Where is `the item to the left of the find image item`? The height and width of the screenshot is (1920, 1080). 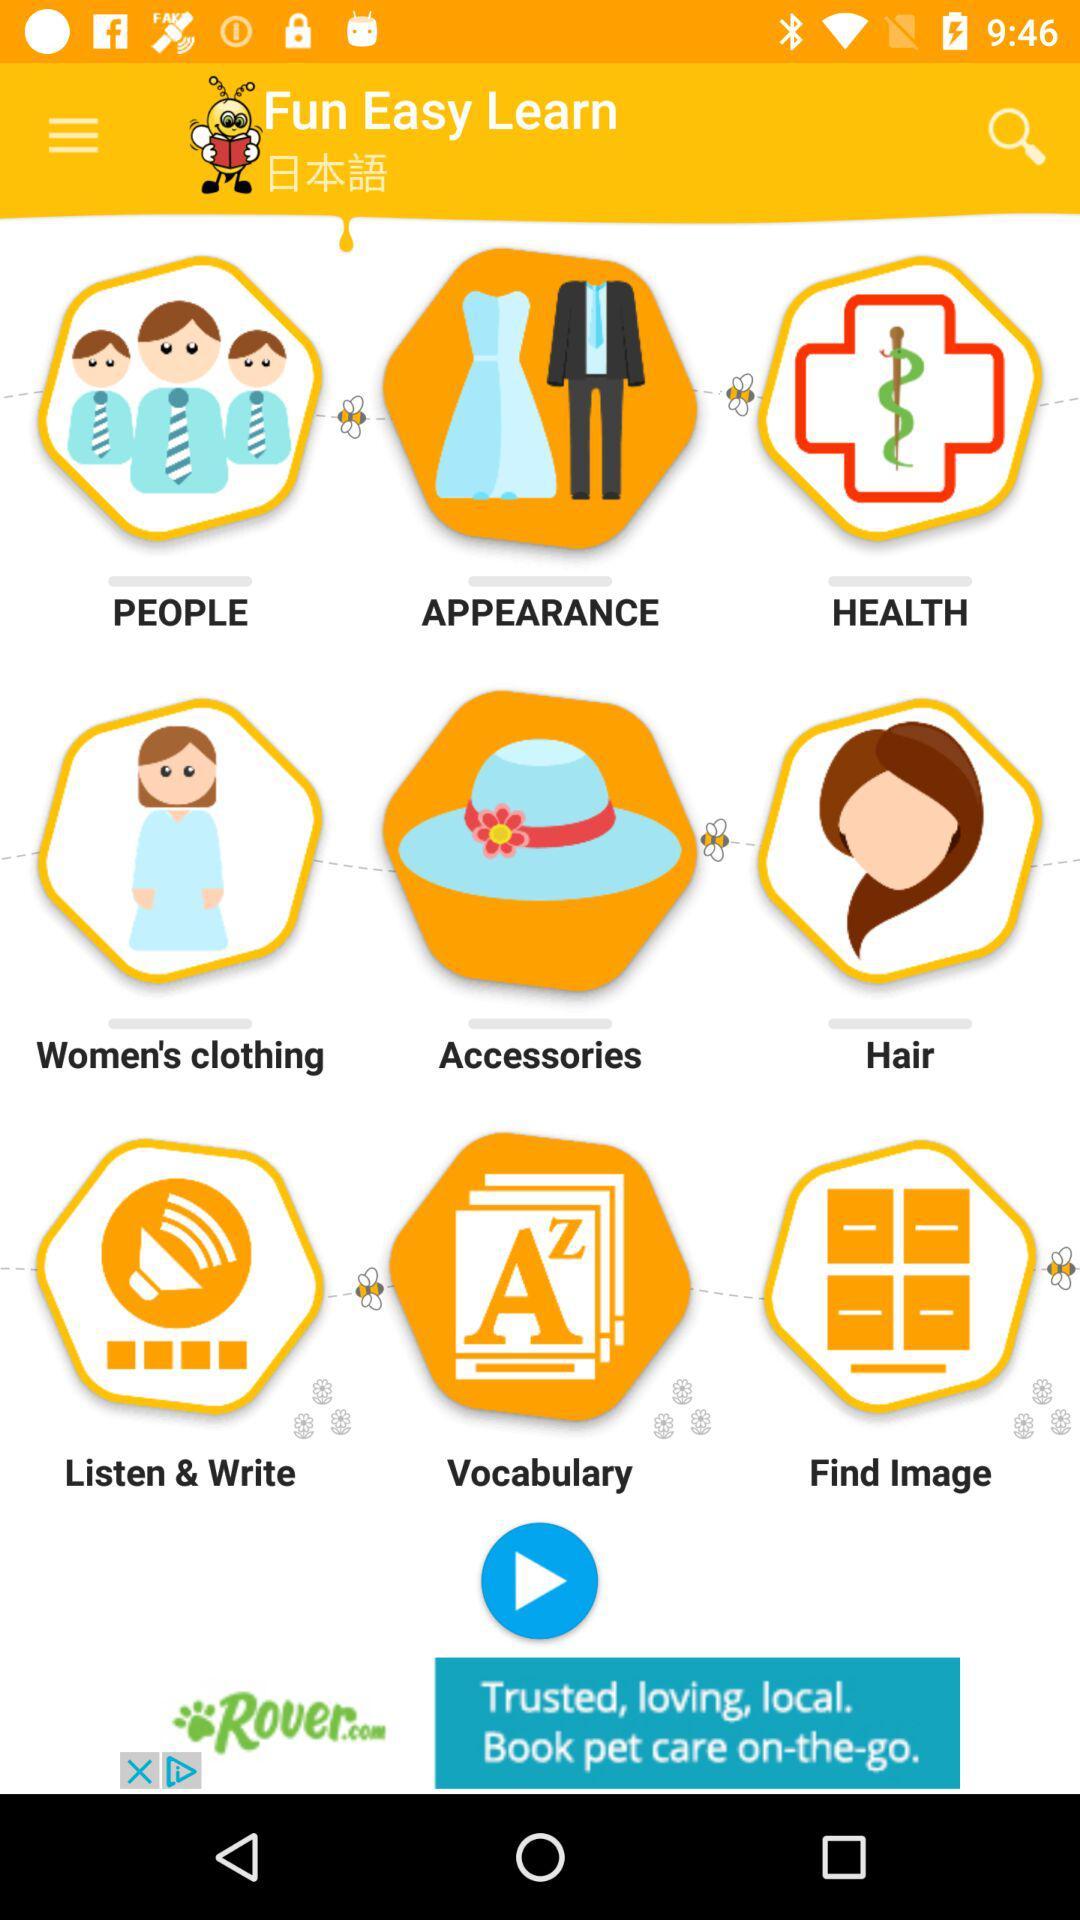 the item to the left of the find image item is located at coordinates (538, 1582).